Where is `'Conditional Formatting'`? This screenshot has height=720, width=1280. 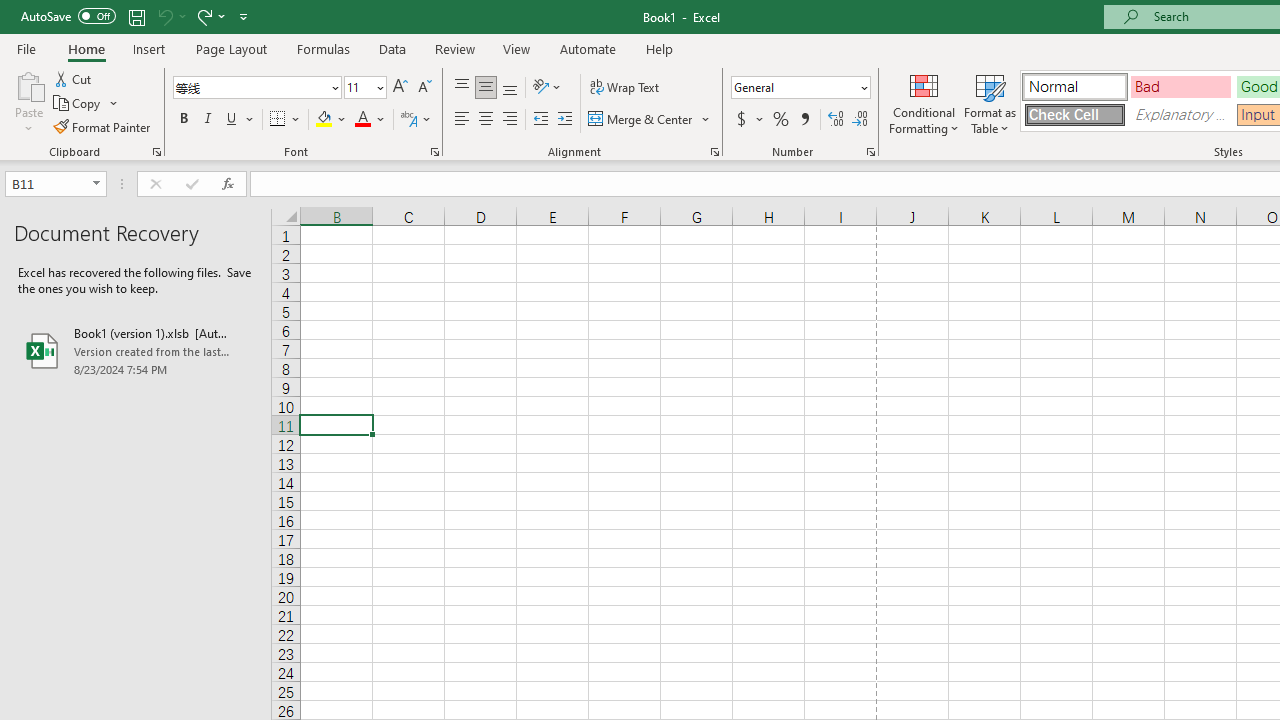 'Conditional Formatting' is located at coordinates (923, 103).